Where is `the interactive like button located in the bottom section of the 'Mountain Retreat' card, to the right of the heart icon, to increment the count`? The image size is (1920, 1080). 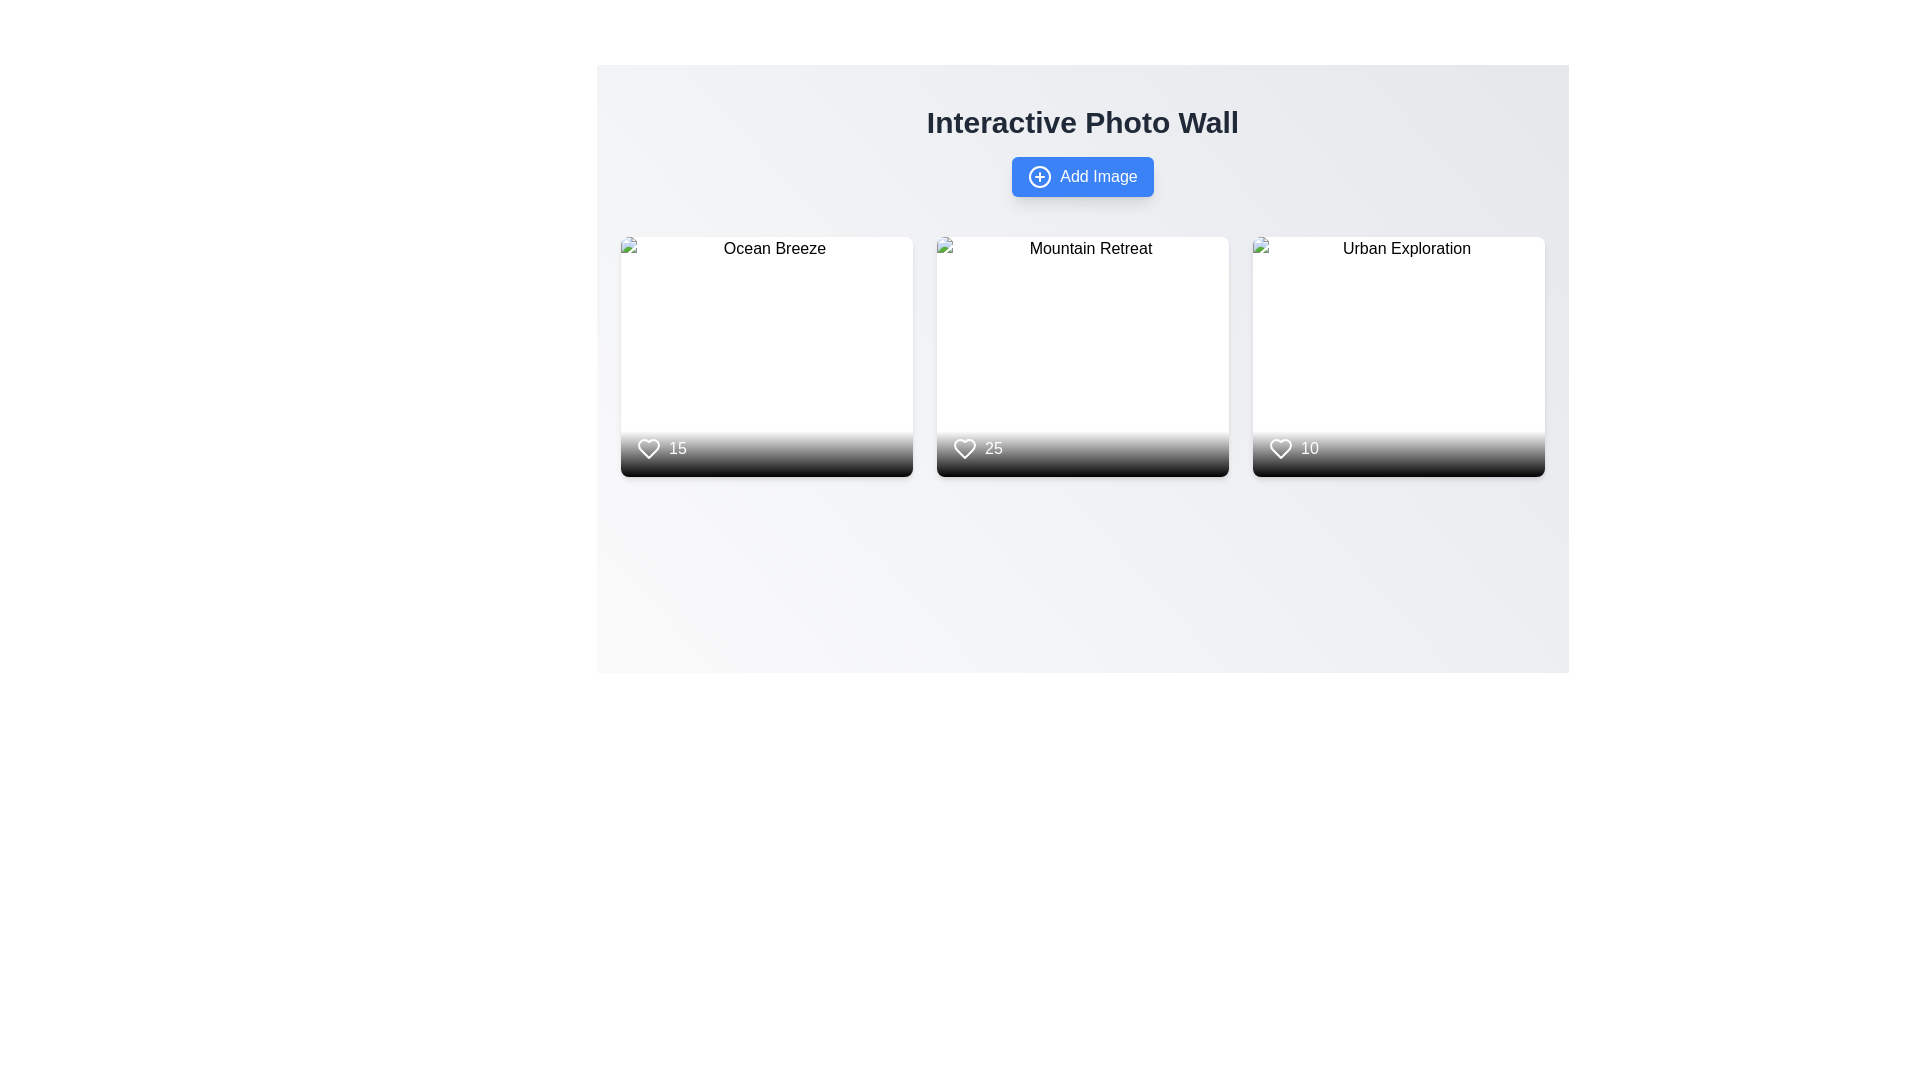
the interactive like button located in the bottom section of the 'Mountain Retreat' card, to the right of the heart icon, to increment the count is located at coordinates (977, 447).